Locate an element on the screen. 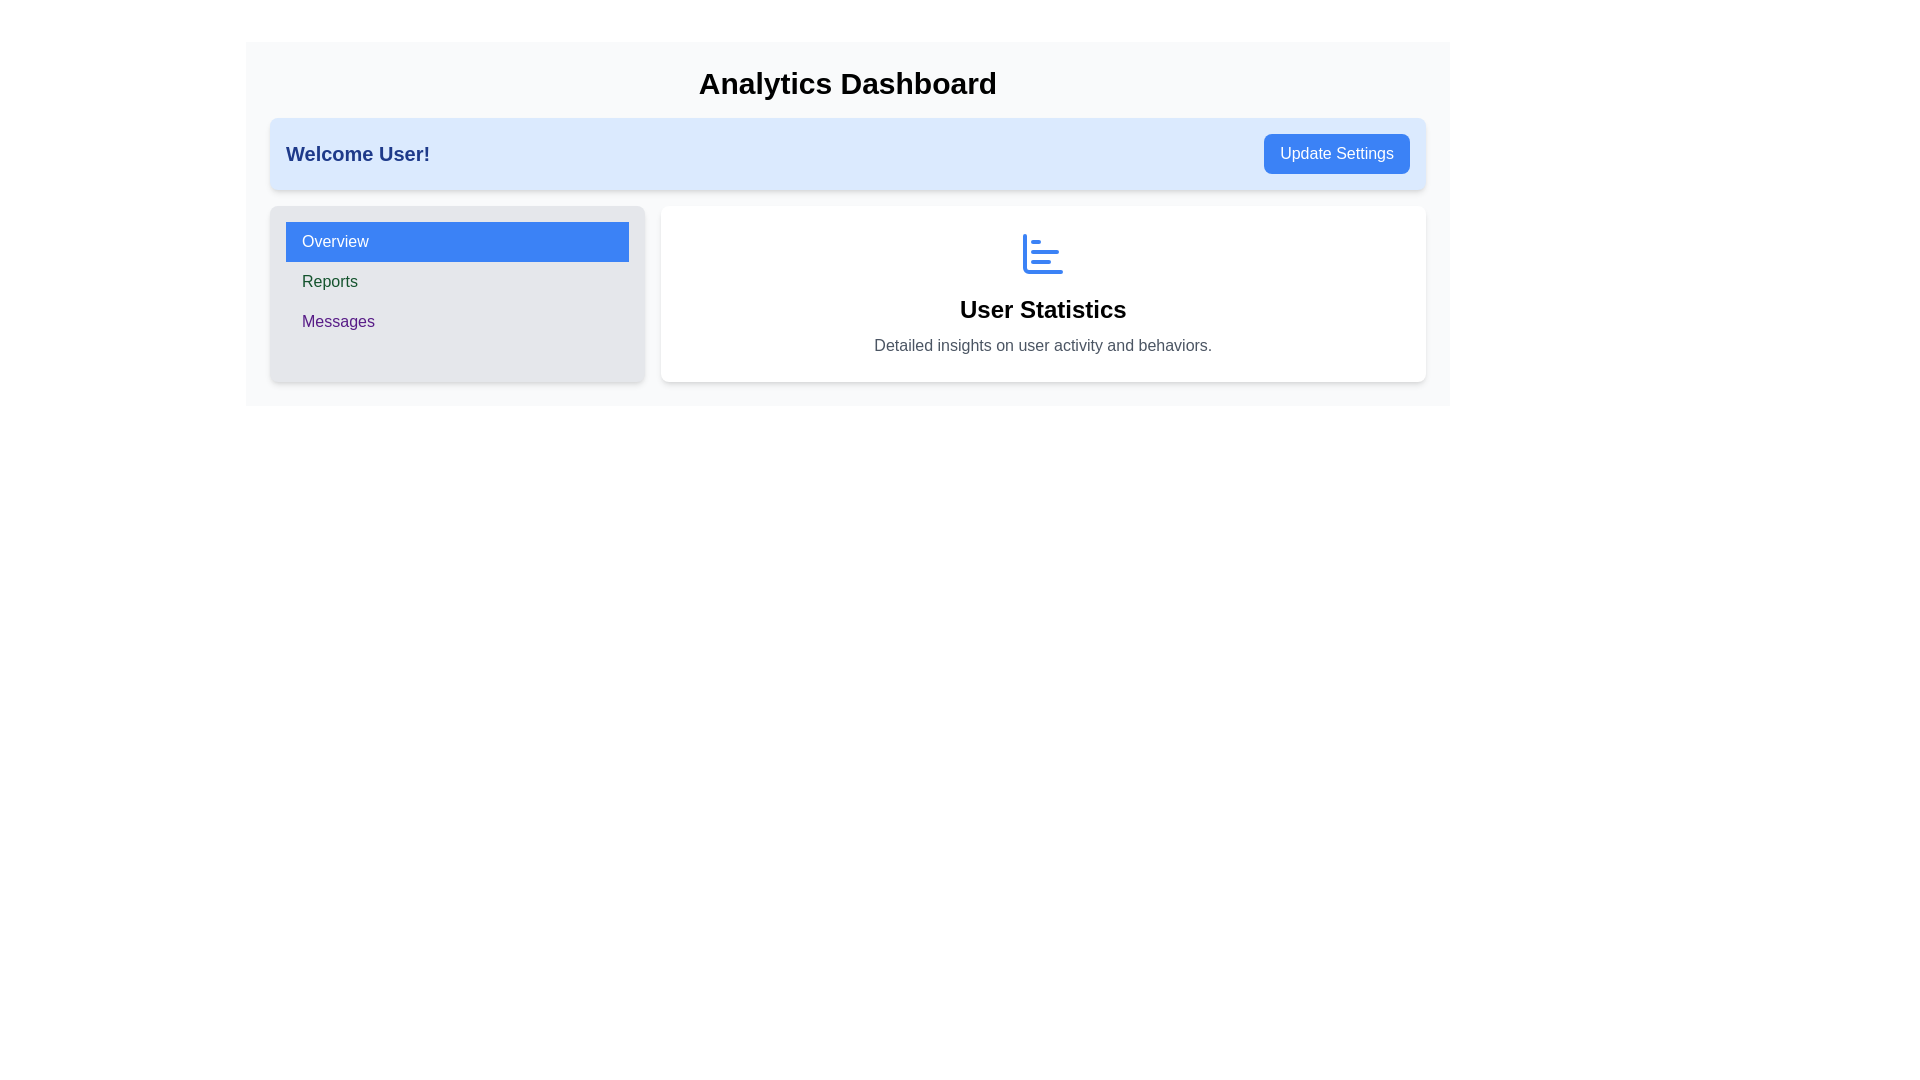  the statistical data icon located at the center of the 'User Statistics' card, which is positioned to the right of the sidebar menu and below the header section is located at coordinates (1042, 253).